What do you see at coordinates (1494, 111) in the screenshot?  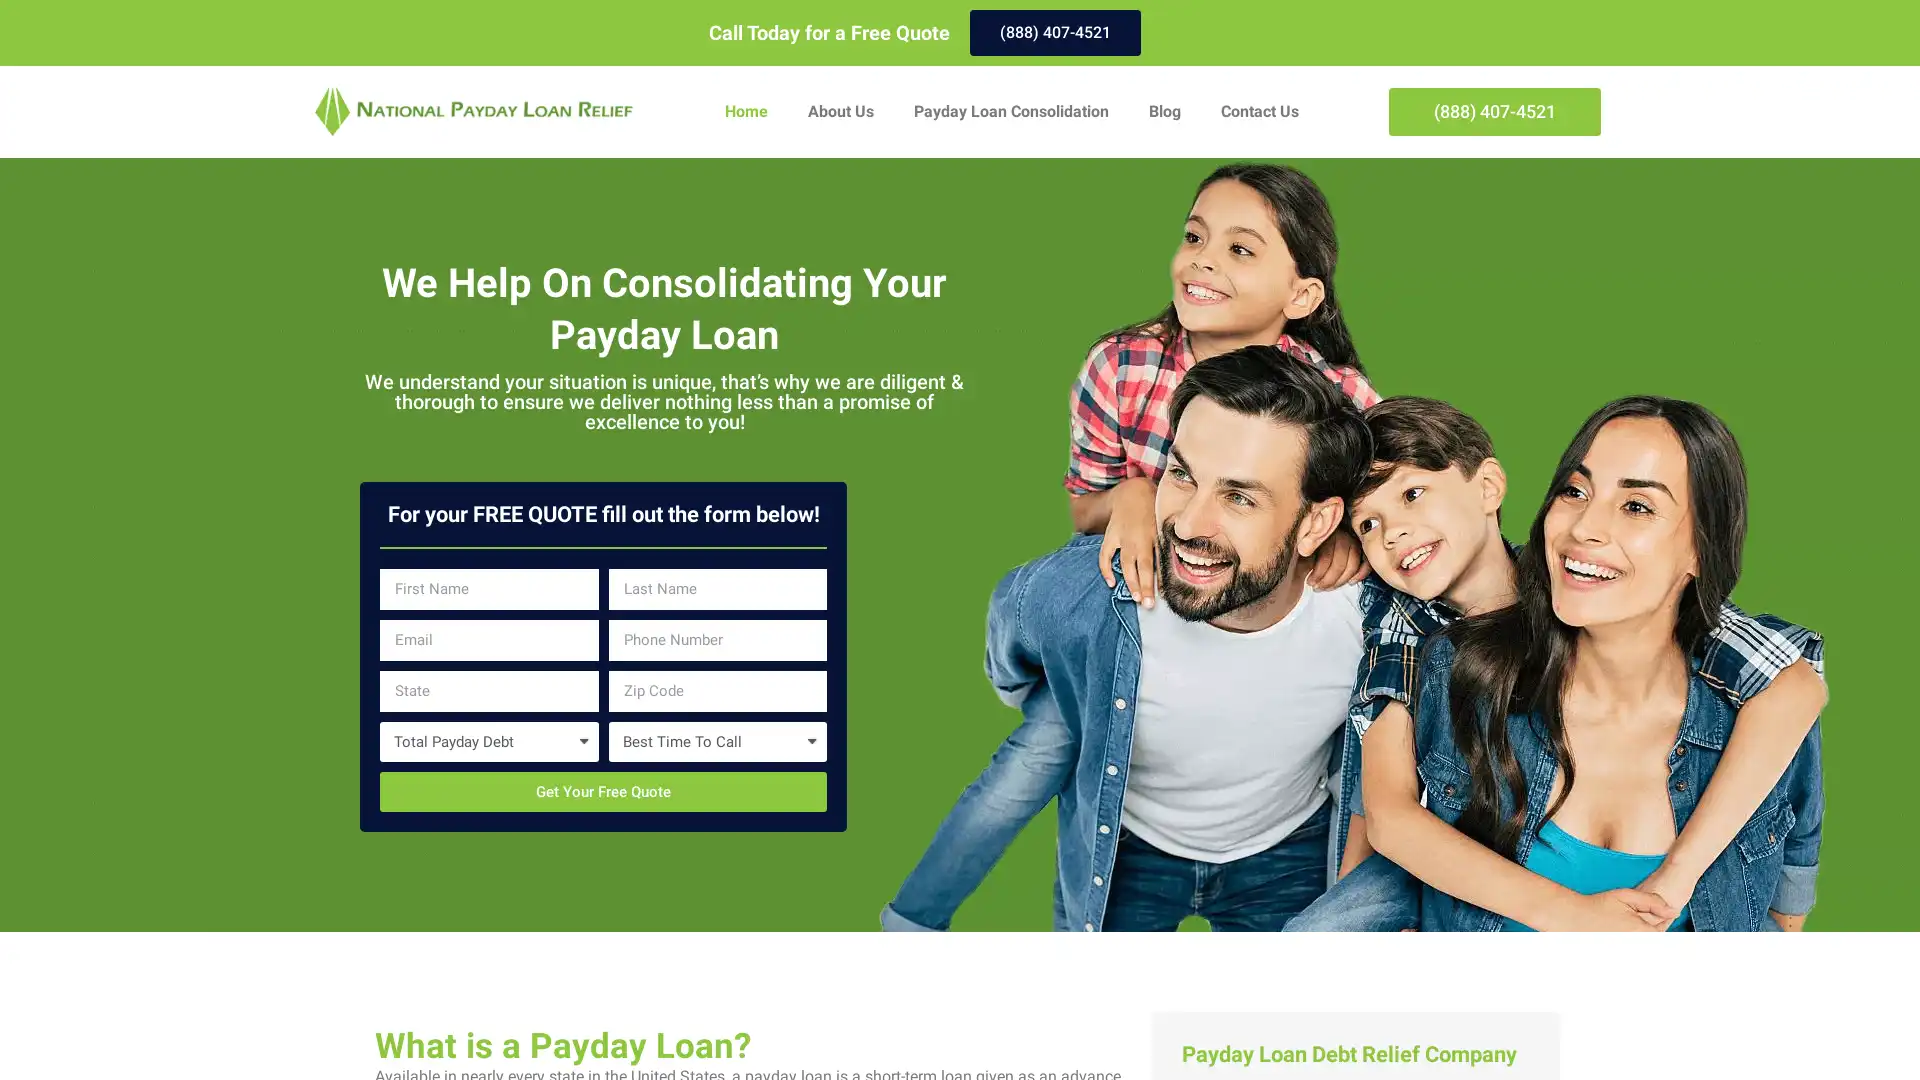 I see `(888) 407-4521` at bounding box center [1494, 111].